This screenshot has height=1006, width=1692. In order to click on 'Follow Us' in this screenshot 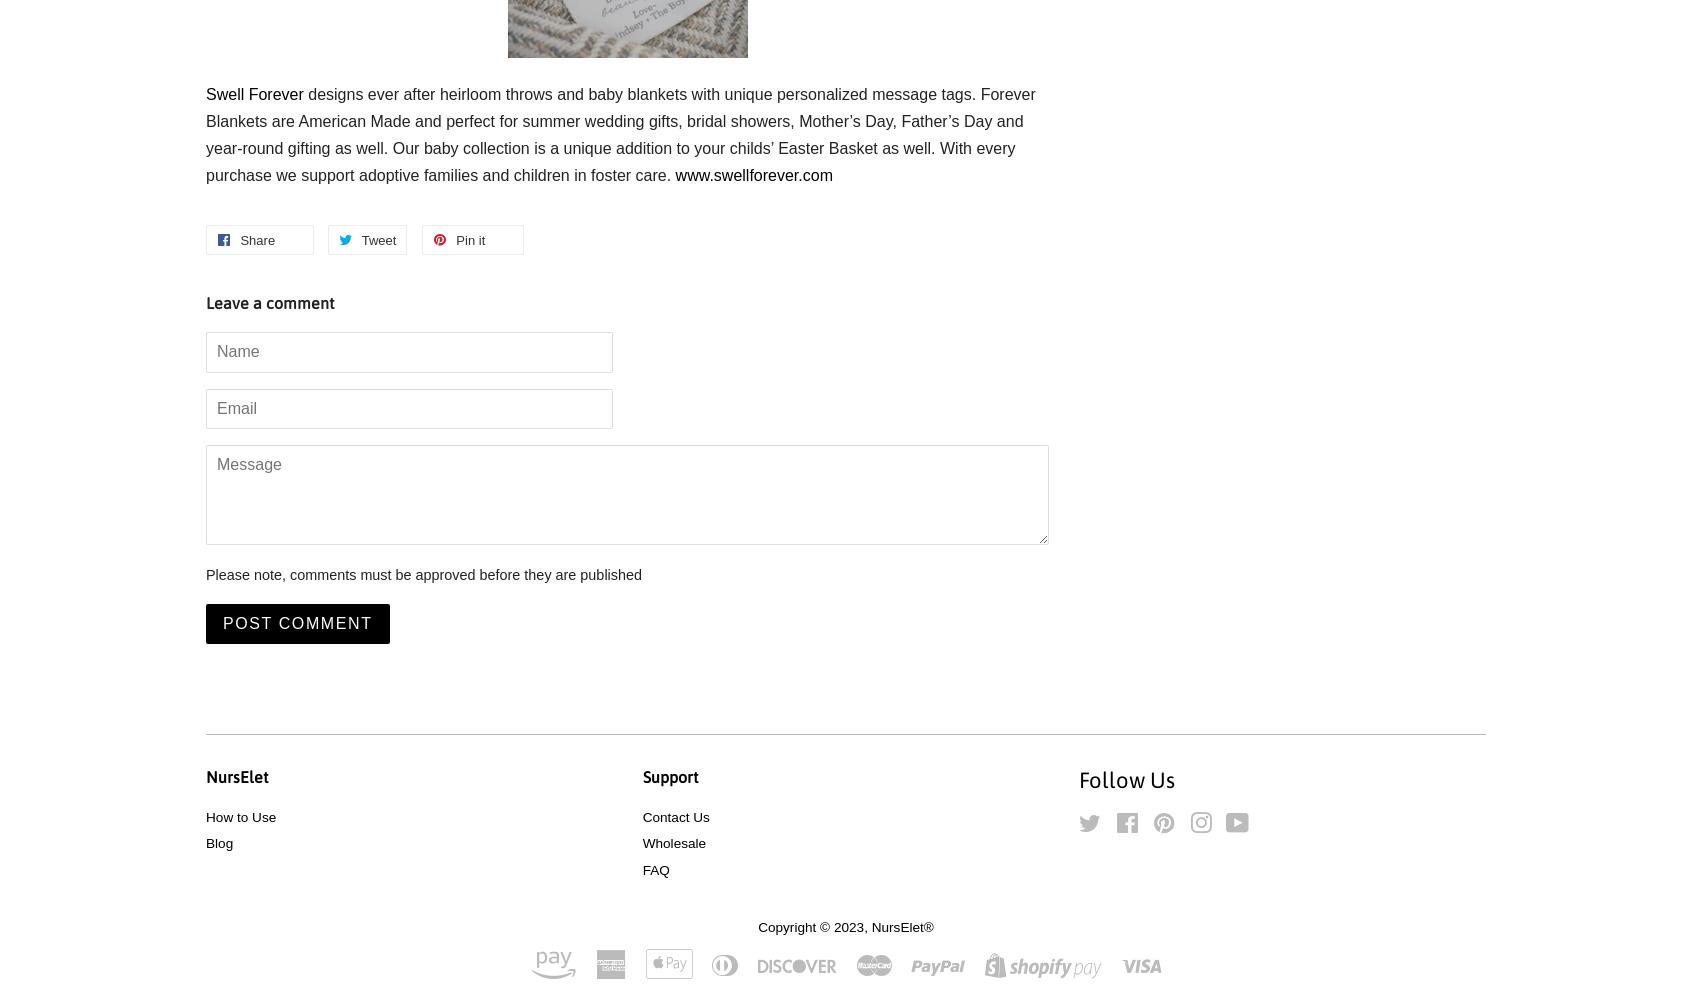, I will do `click(1127, 778)`.